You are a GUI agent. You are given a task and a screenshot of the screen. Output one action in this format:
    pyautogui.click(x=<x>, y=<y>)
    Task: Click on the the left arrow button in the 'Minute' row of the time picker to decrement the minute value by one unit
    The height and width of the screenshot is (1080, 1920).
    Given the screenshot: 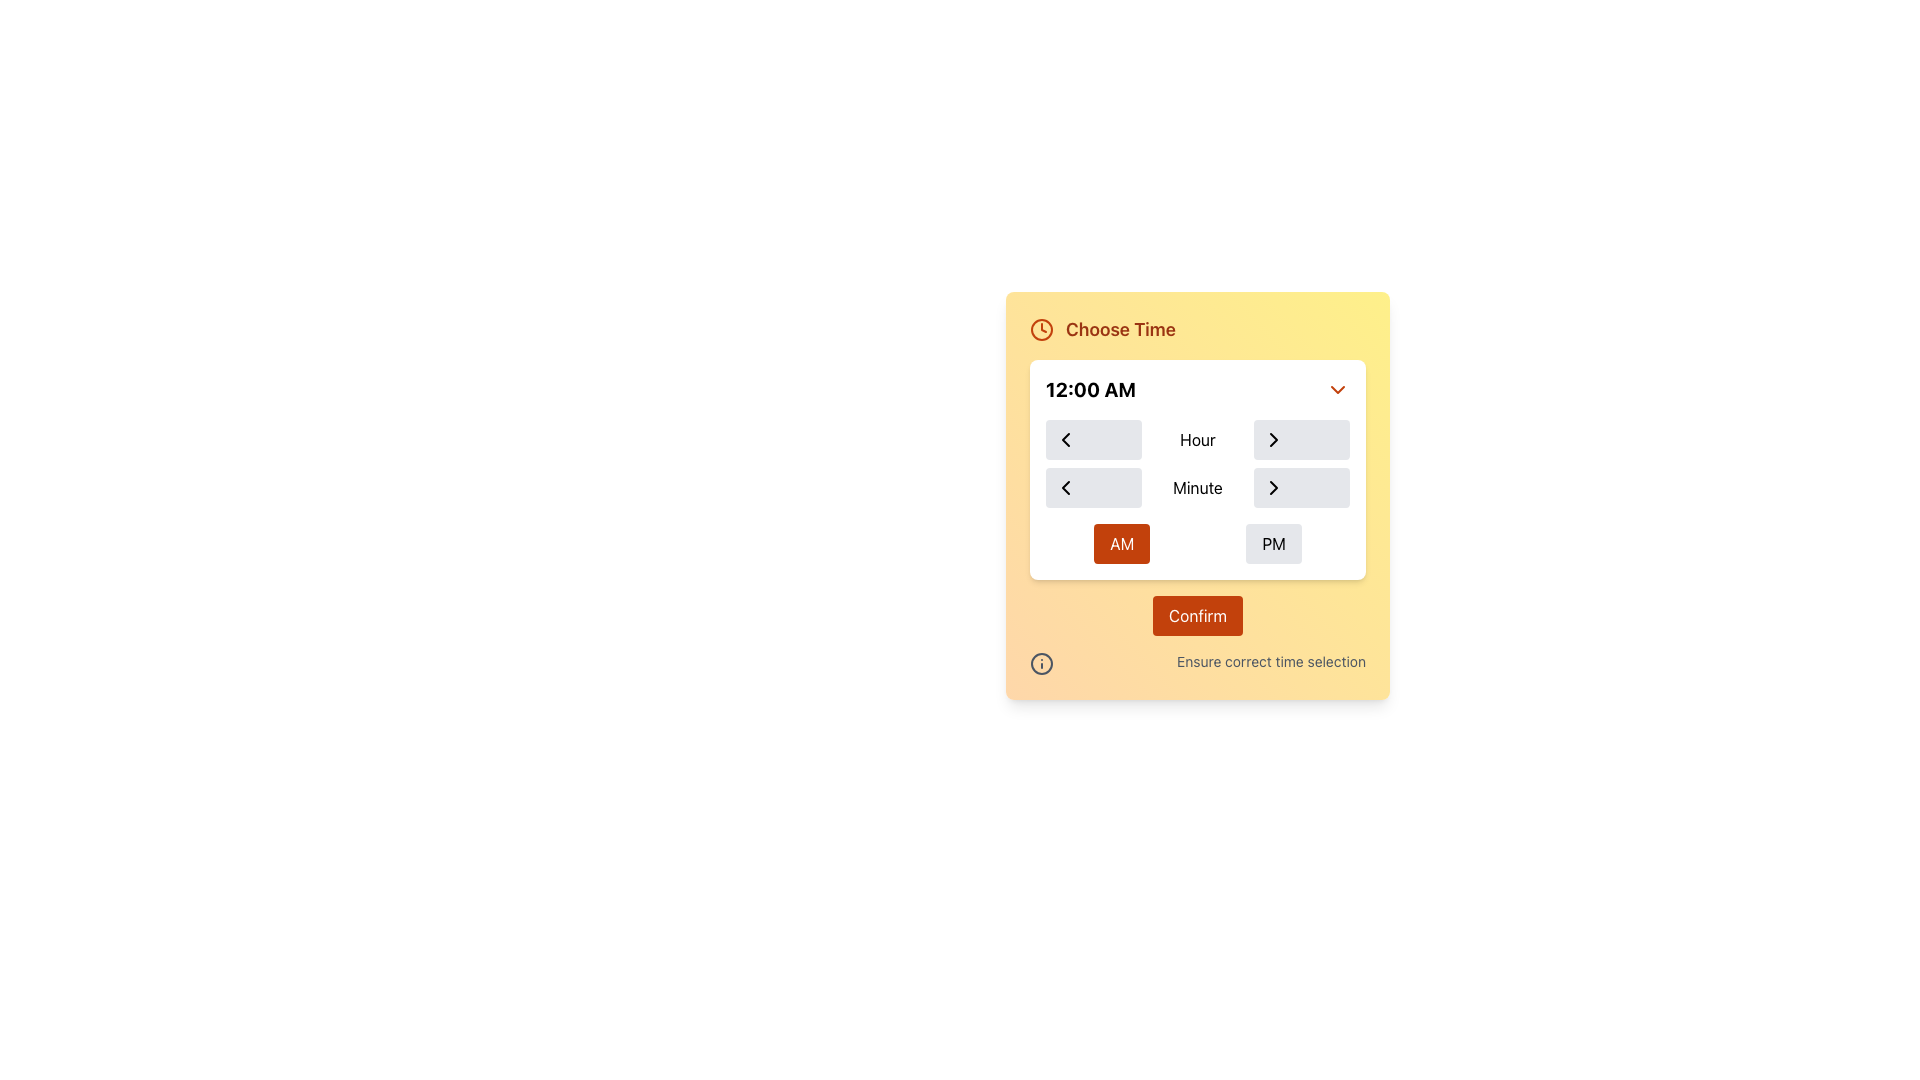 What is the action you would take?
    pyautogui.click(x=1064, y=488)
    